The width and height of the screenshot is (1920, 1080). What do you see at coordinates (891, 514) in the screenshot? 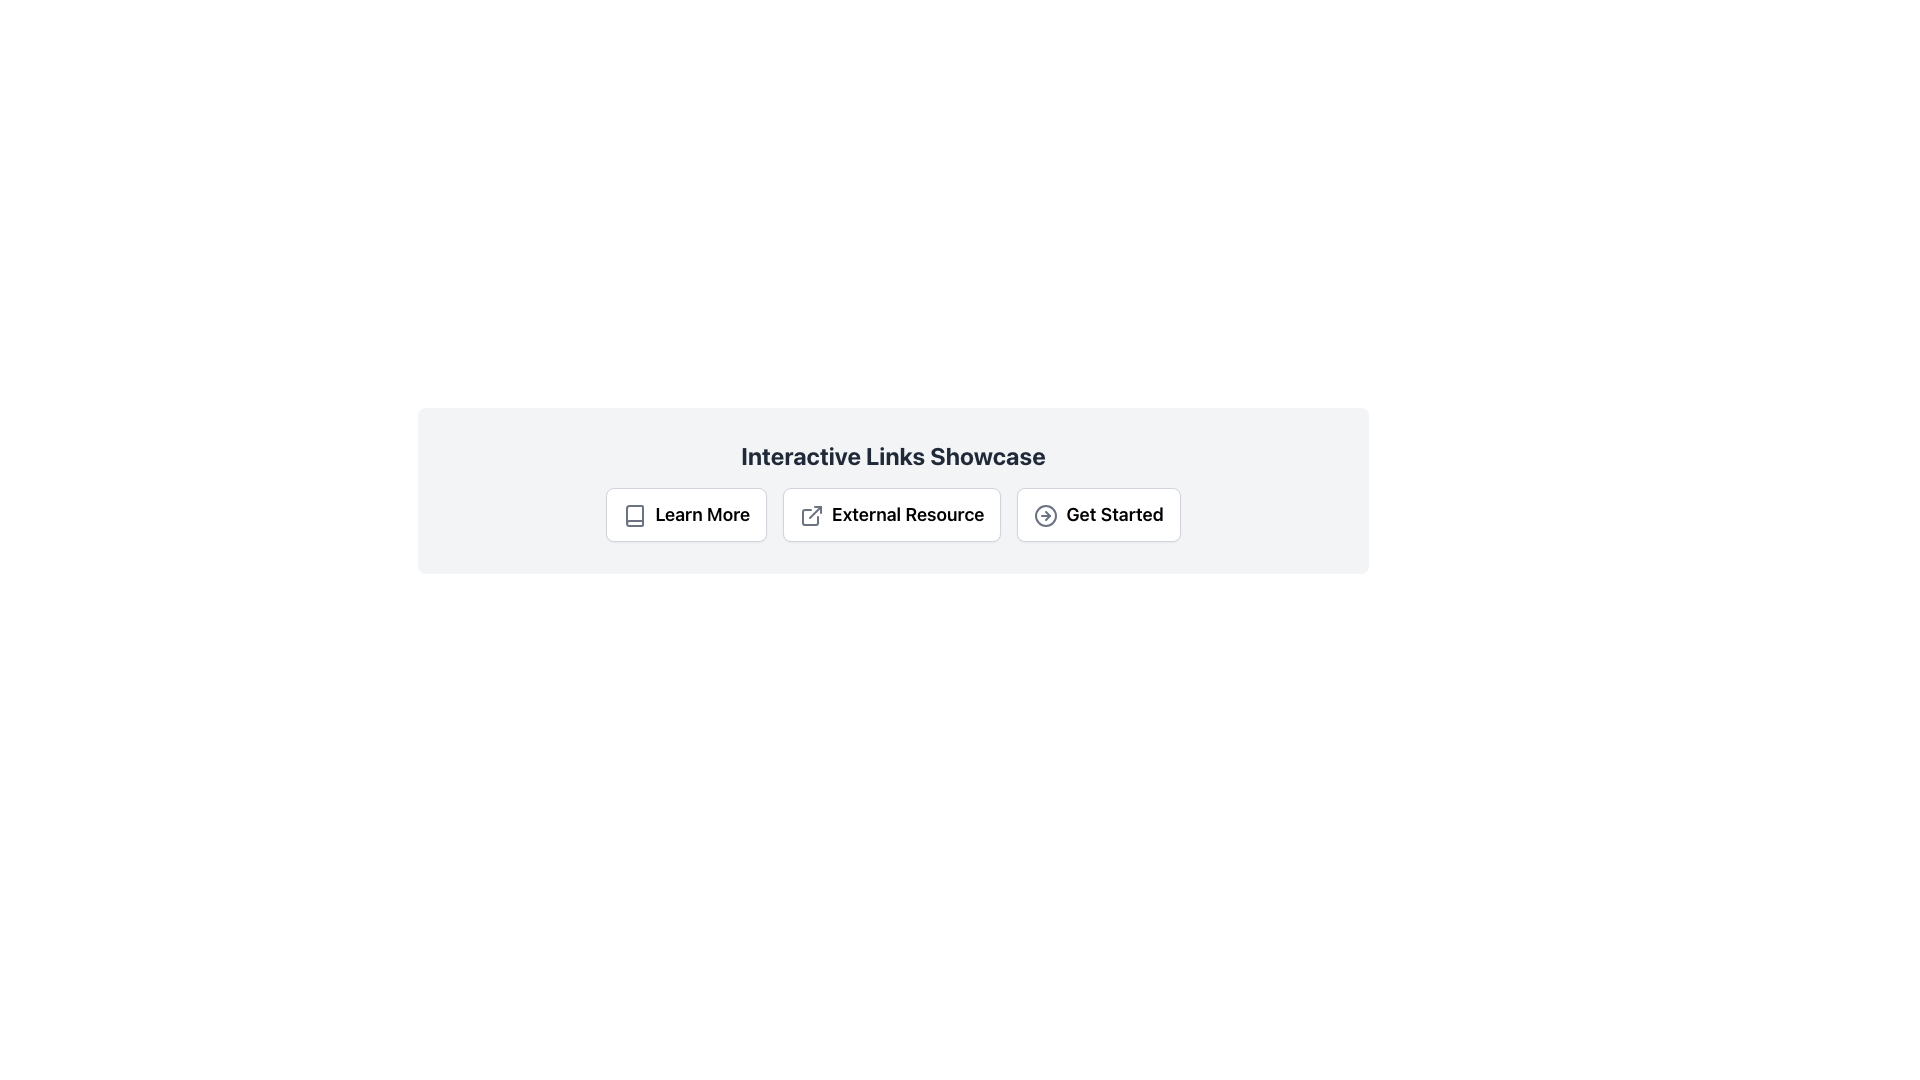
I see `the second button in a row of three buttons, which is positioned between 'Learn More' and 'Get Started'` at bounding box center [891, 514].